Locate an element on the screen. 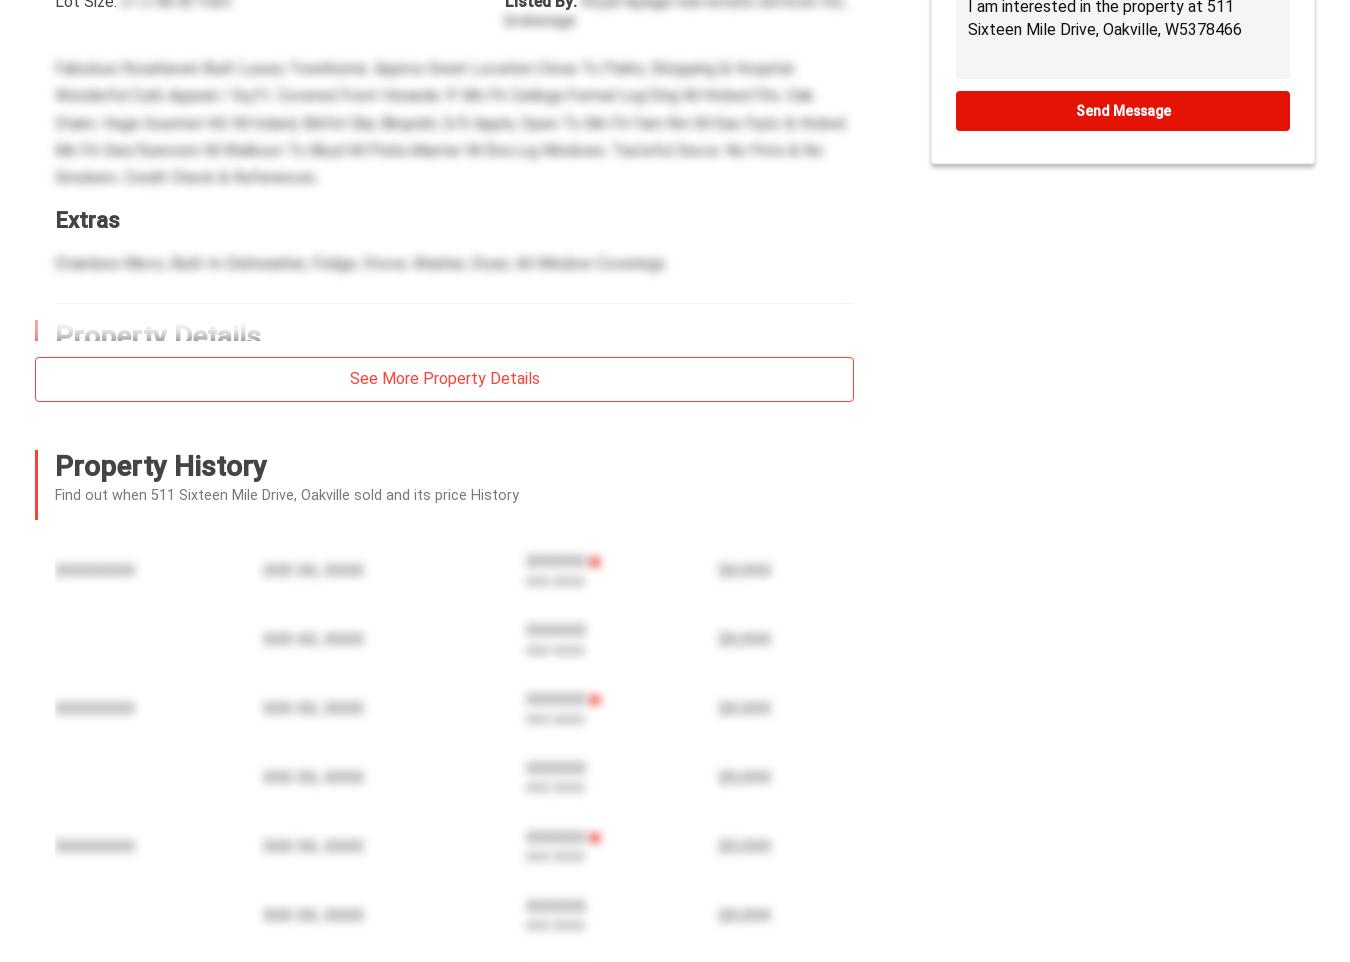  '2-Storey' is located at coordinates (131, 902).